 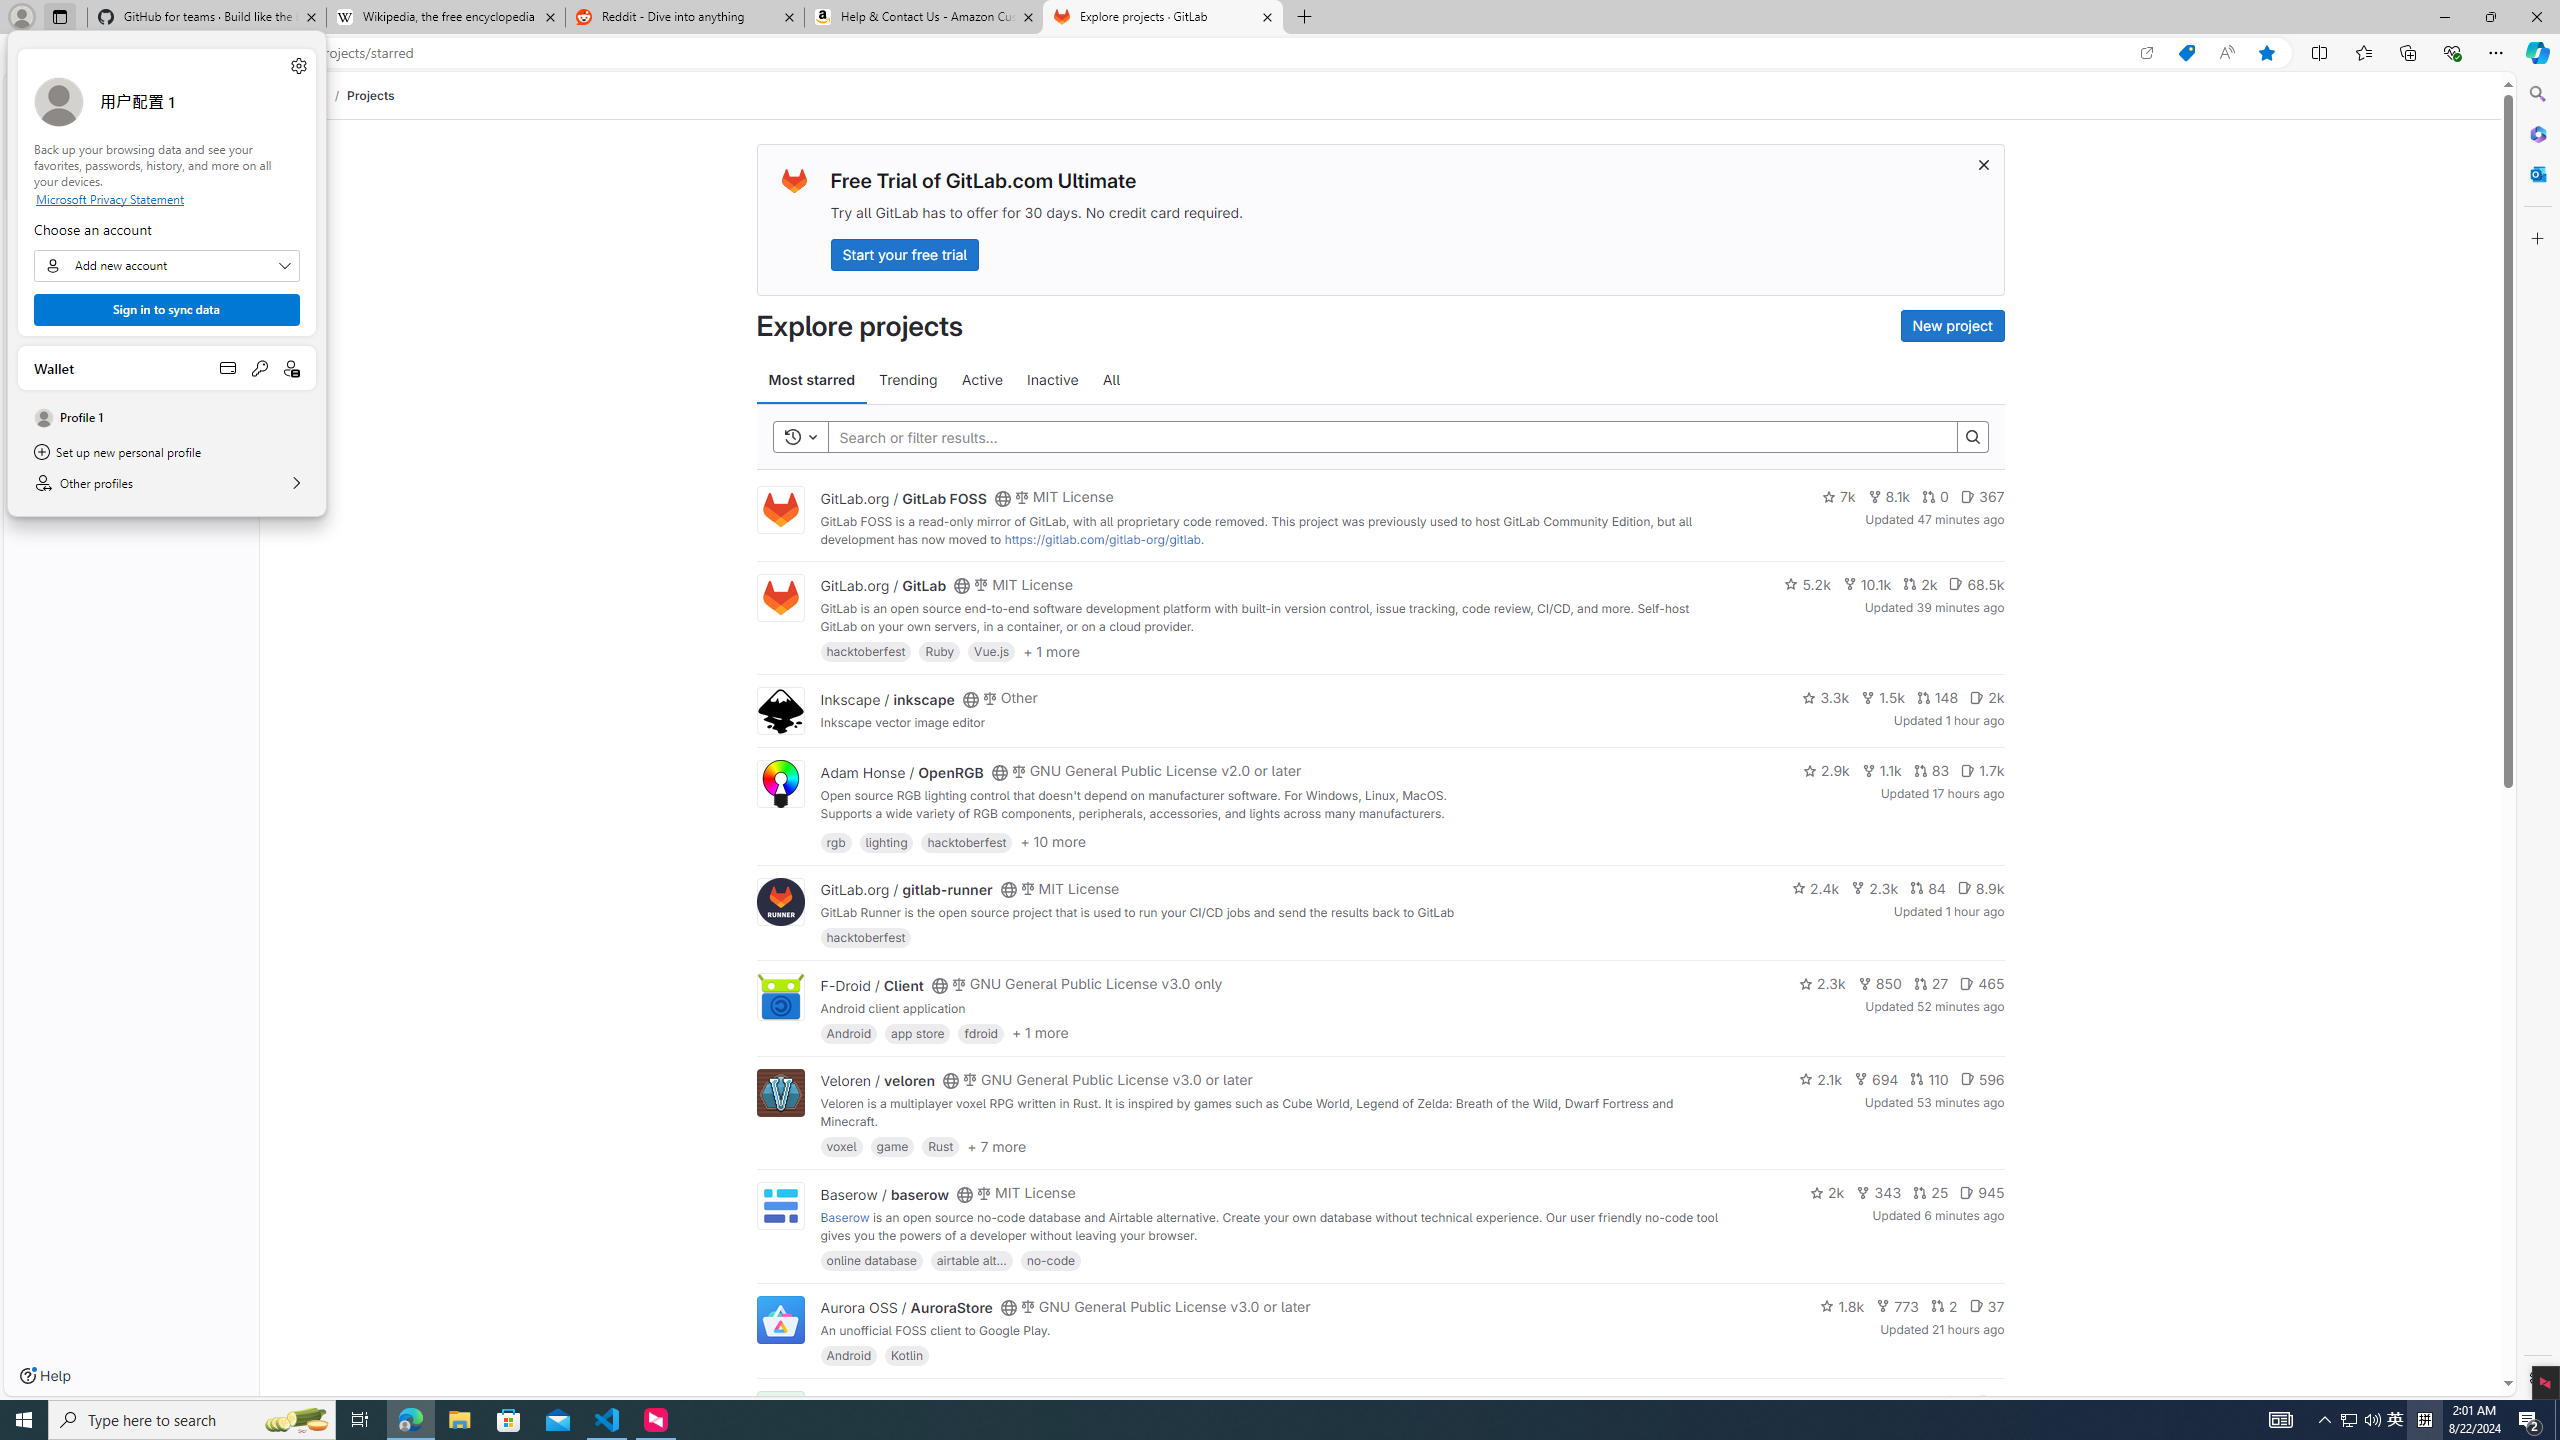 What do you see at coordinates (981, 1031) in the screenshot?
I see `'fdroid'` at bounding box center [981, 1031].